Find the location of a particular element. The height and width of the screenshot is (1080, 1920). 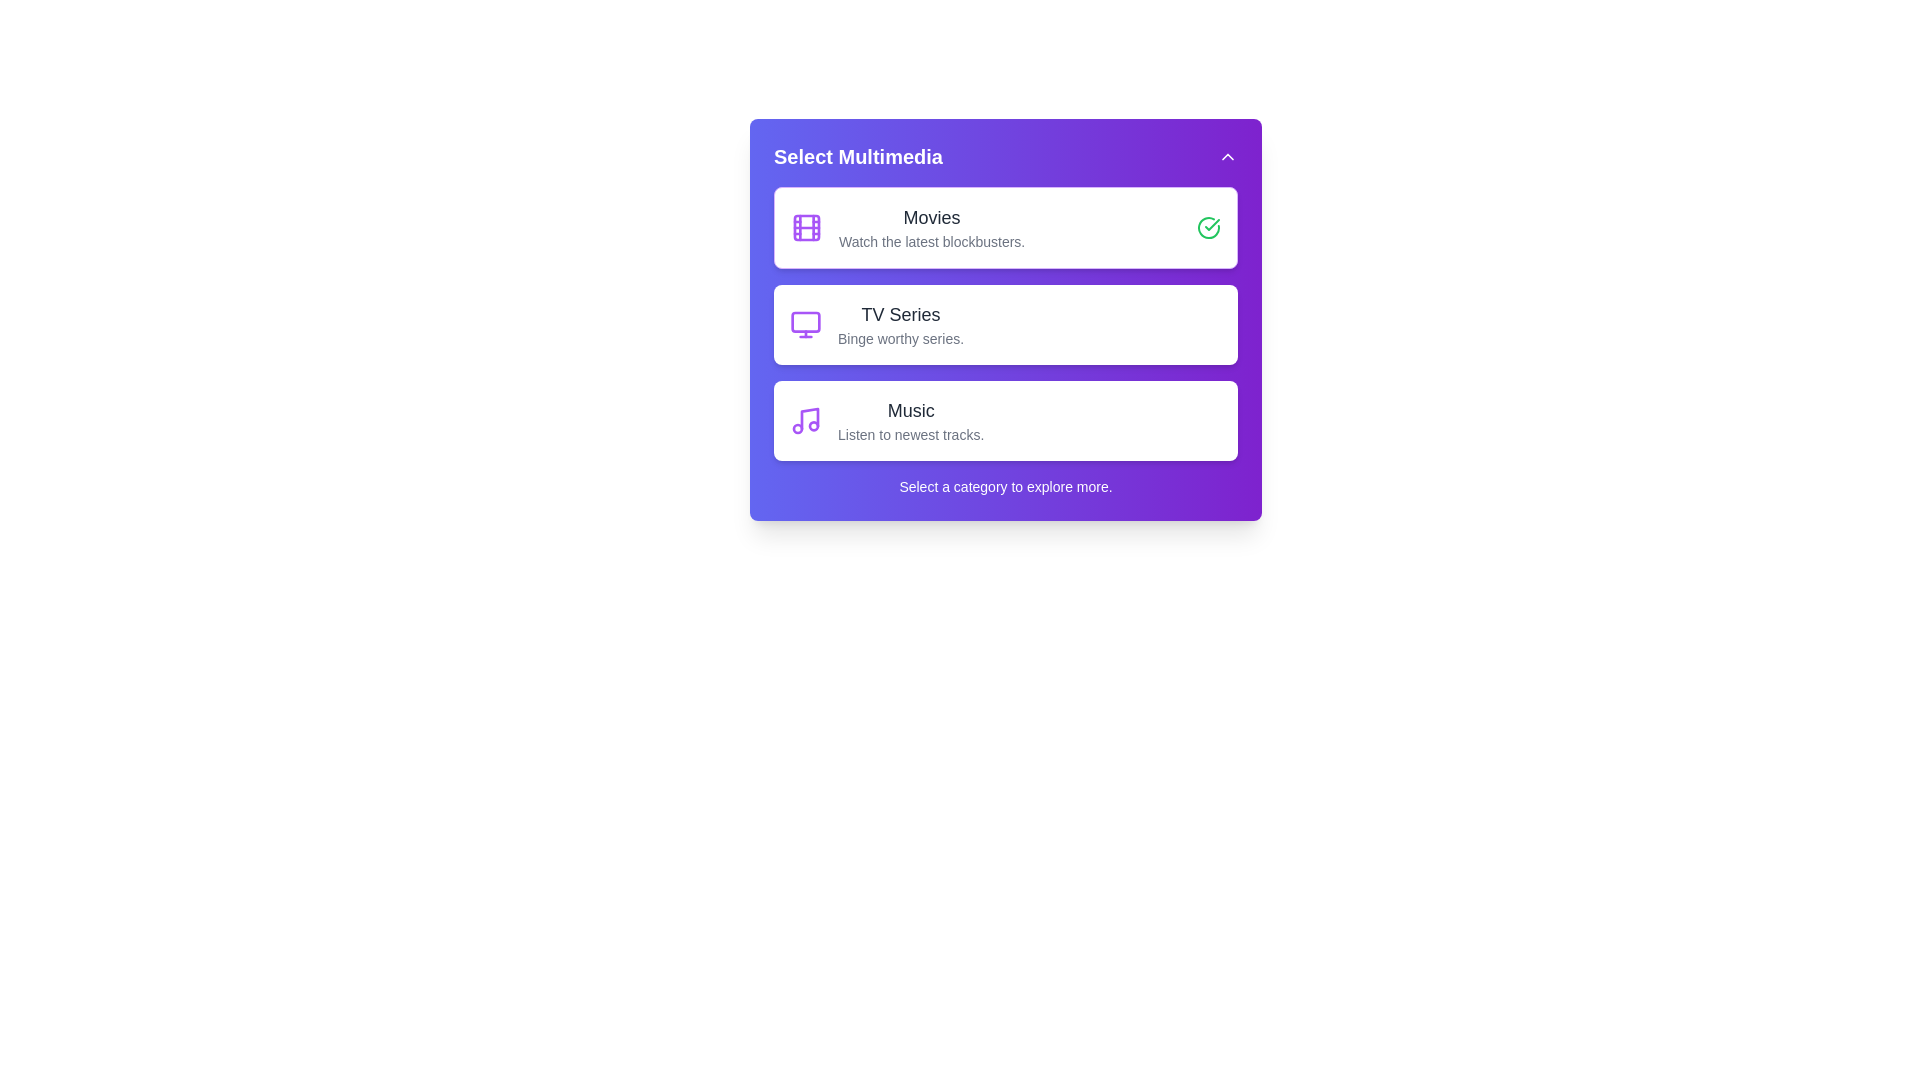

the icon representing the category Movies is located at coordinates (806, 226).